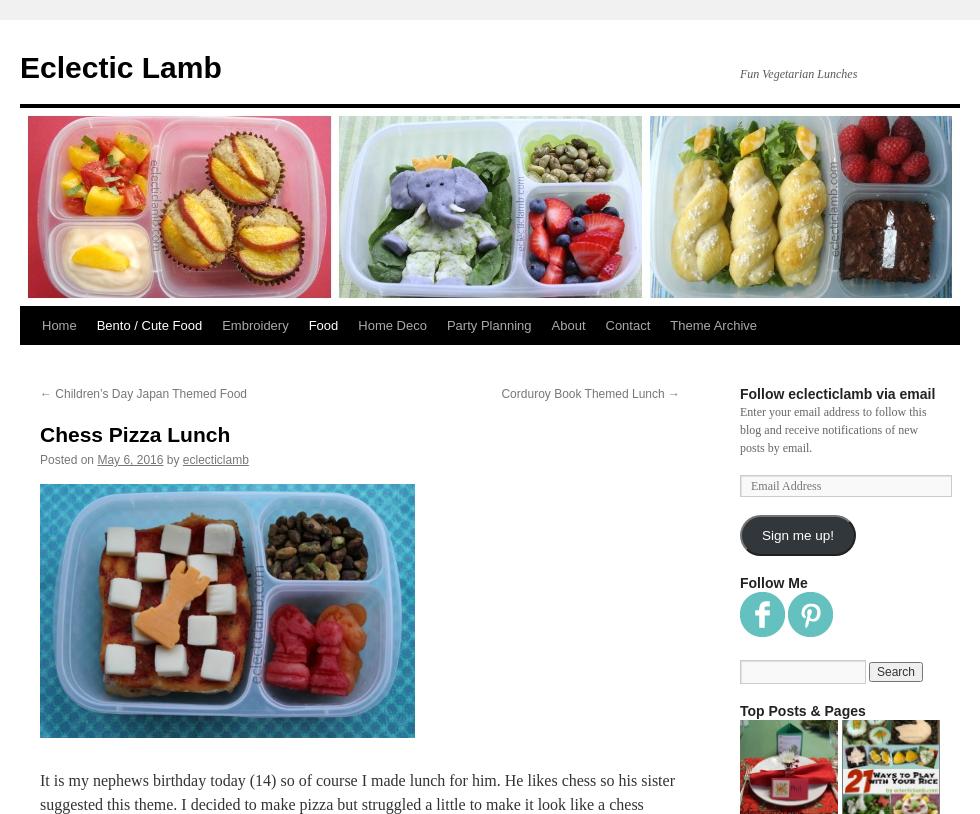 The image size is (980, 814). I want to click on 'Sign me up!', so click(797, 534).